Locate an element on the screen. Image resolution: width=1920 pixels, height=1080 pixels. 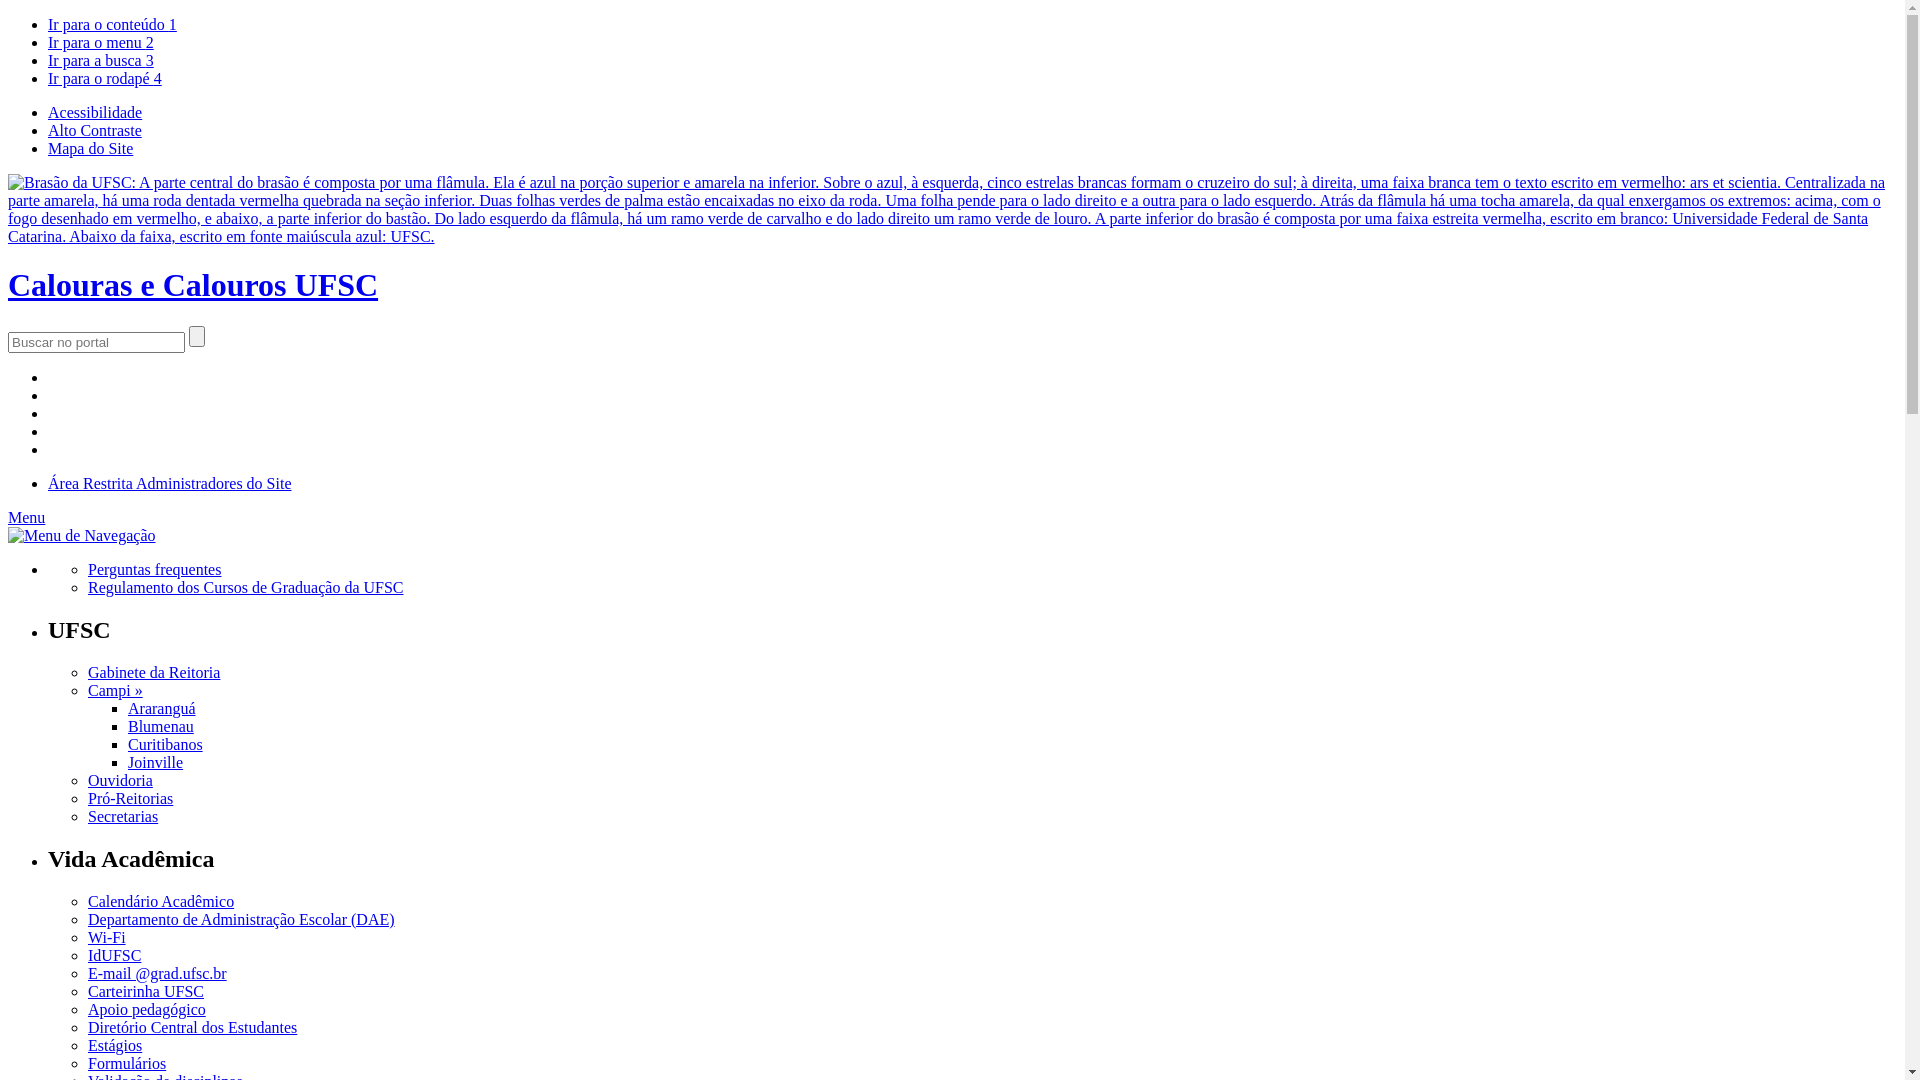
'Gabinete da Reitoria' is located at coordinates (152, 672).